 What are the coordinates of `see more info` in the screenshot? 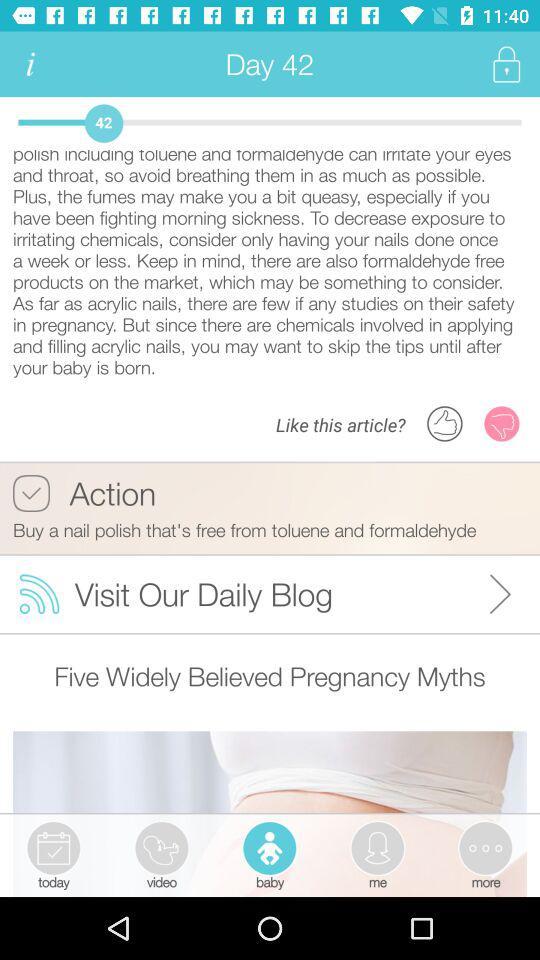 It's located at (29, 64).